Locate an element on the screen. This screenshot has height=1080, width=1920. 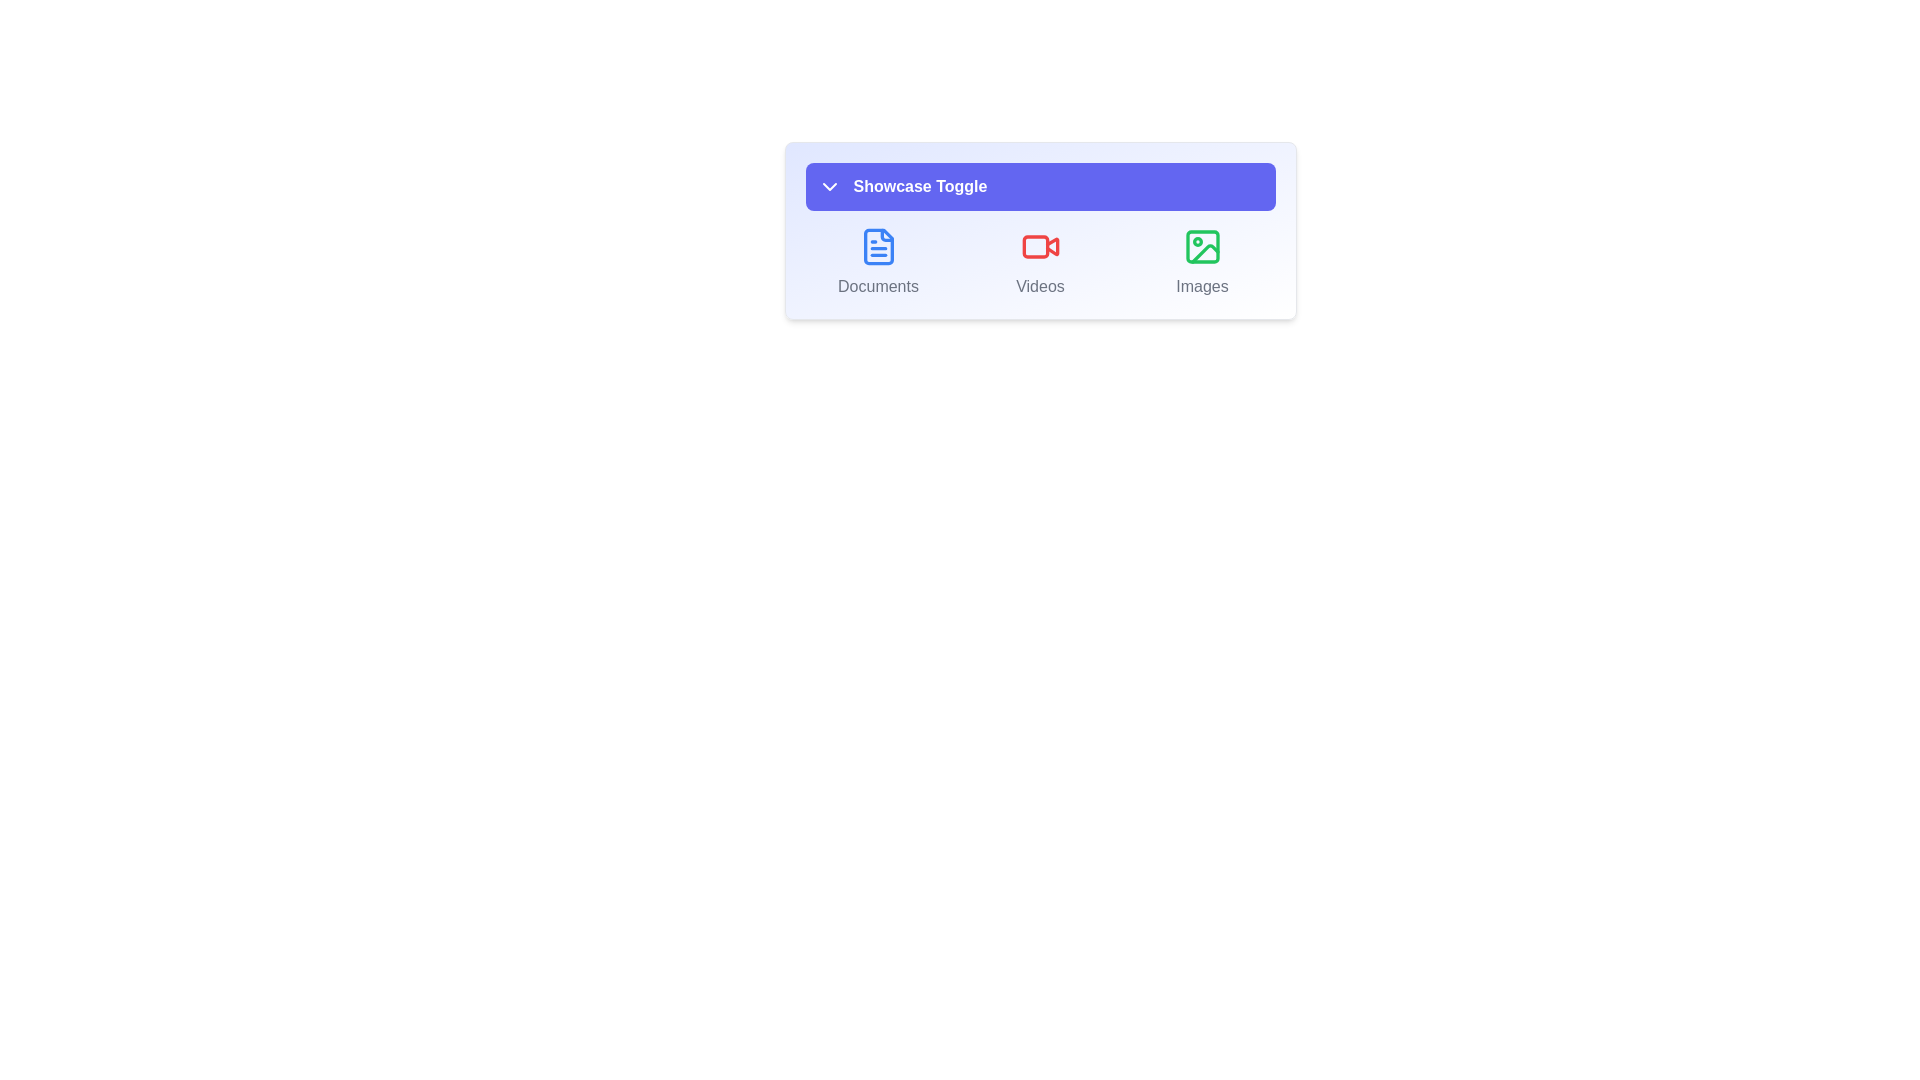
the bold text label displaying 'Showcase Toggle' on the blue background, located at the top of the group of icons labeled 'Documents', 'Videos', and 'Images' is located at coordinates (919, 186).